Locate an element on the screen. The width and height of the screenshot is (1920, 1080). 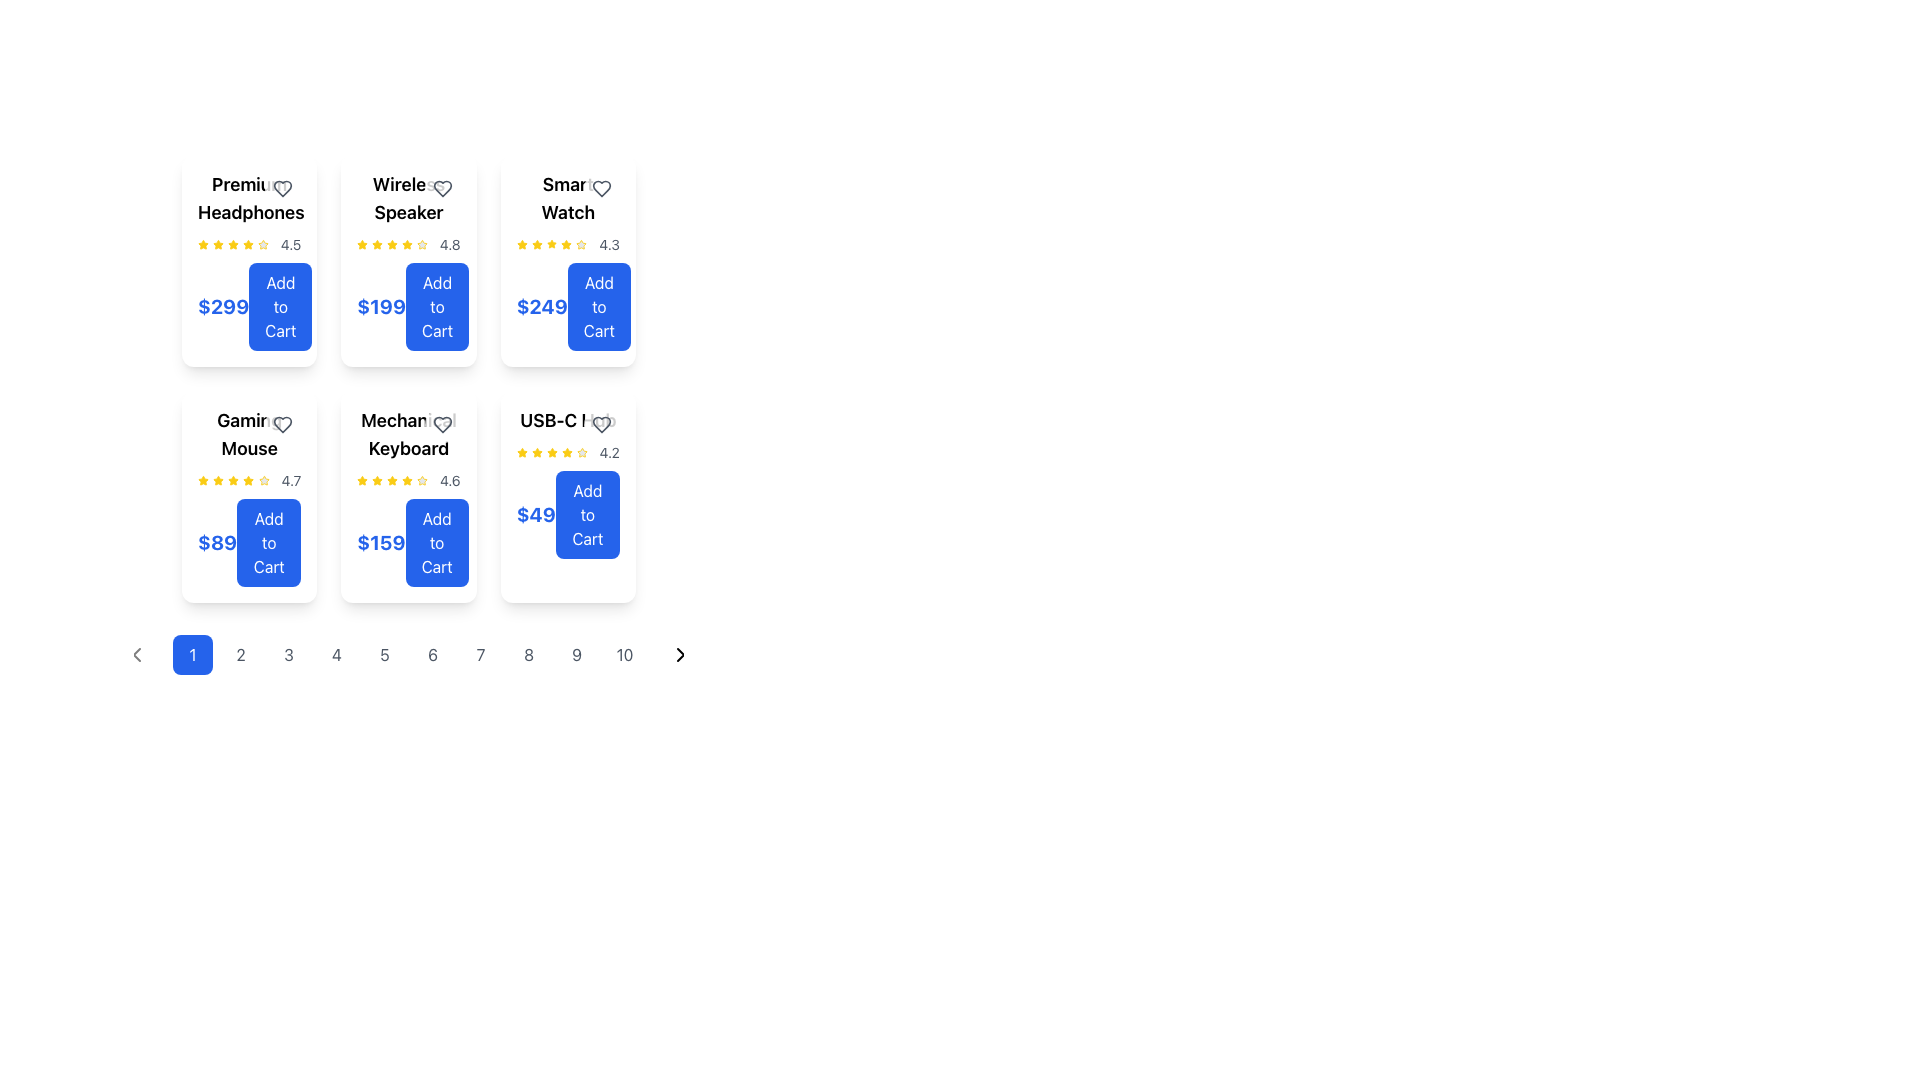
the Chevron Right icon located at the bottom right of the interface is located at coordinates (681, 655).